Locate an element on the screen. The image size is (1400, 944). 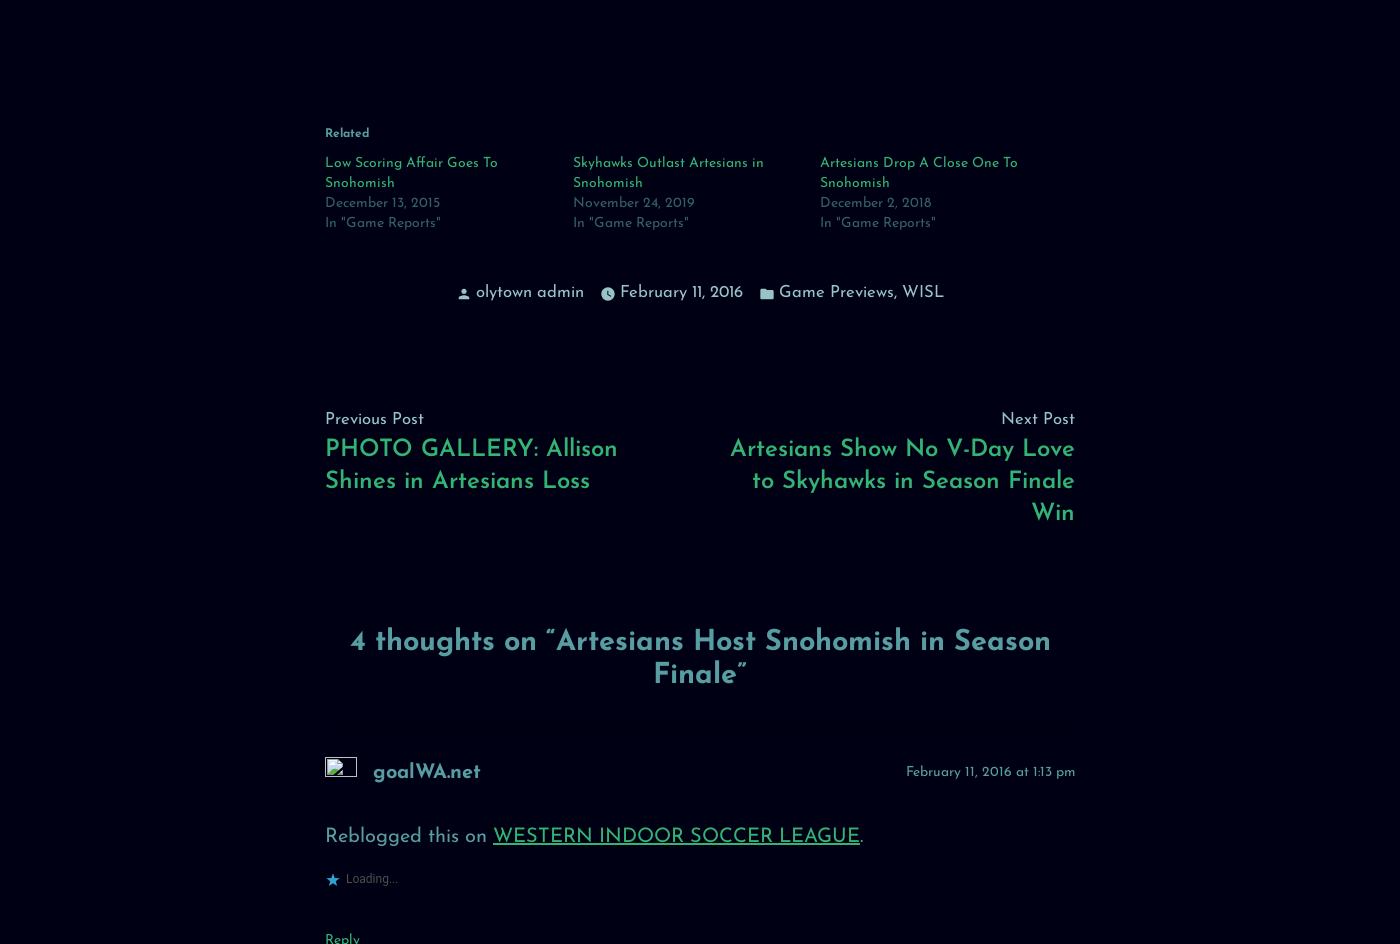
'Loading...' is located at coordinates (371, 878).